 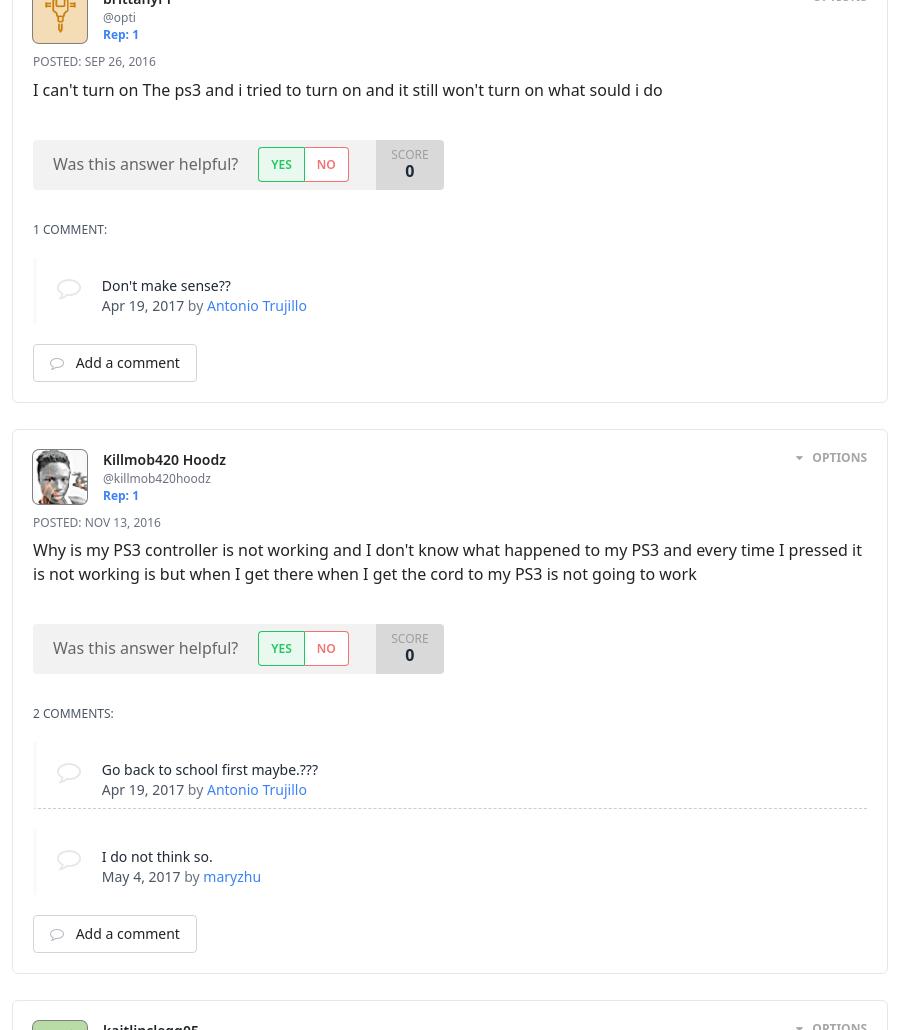 What do you see at coordinates (101, 457) in the screenshot?
I see `'Killmob420 Hoodz'` at bounding box center [101, 457].